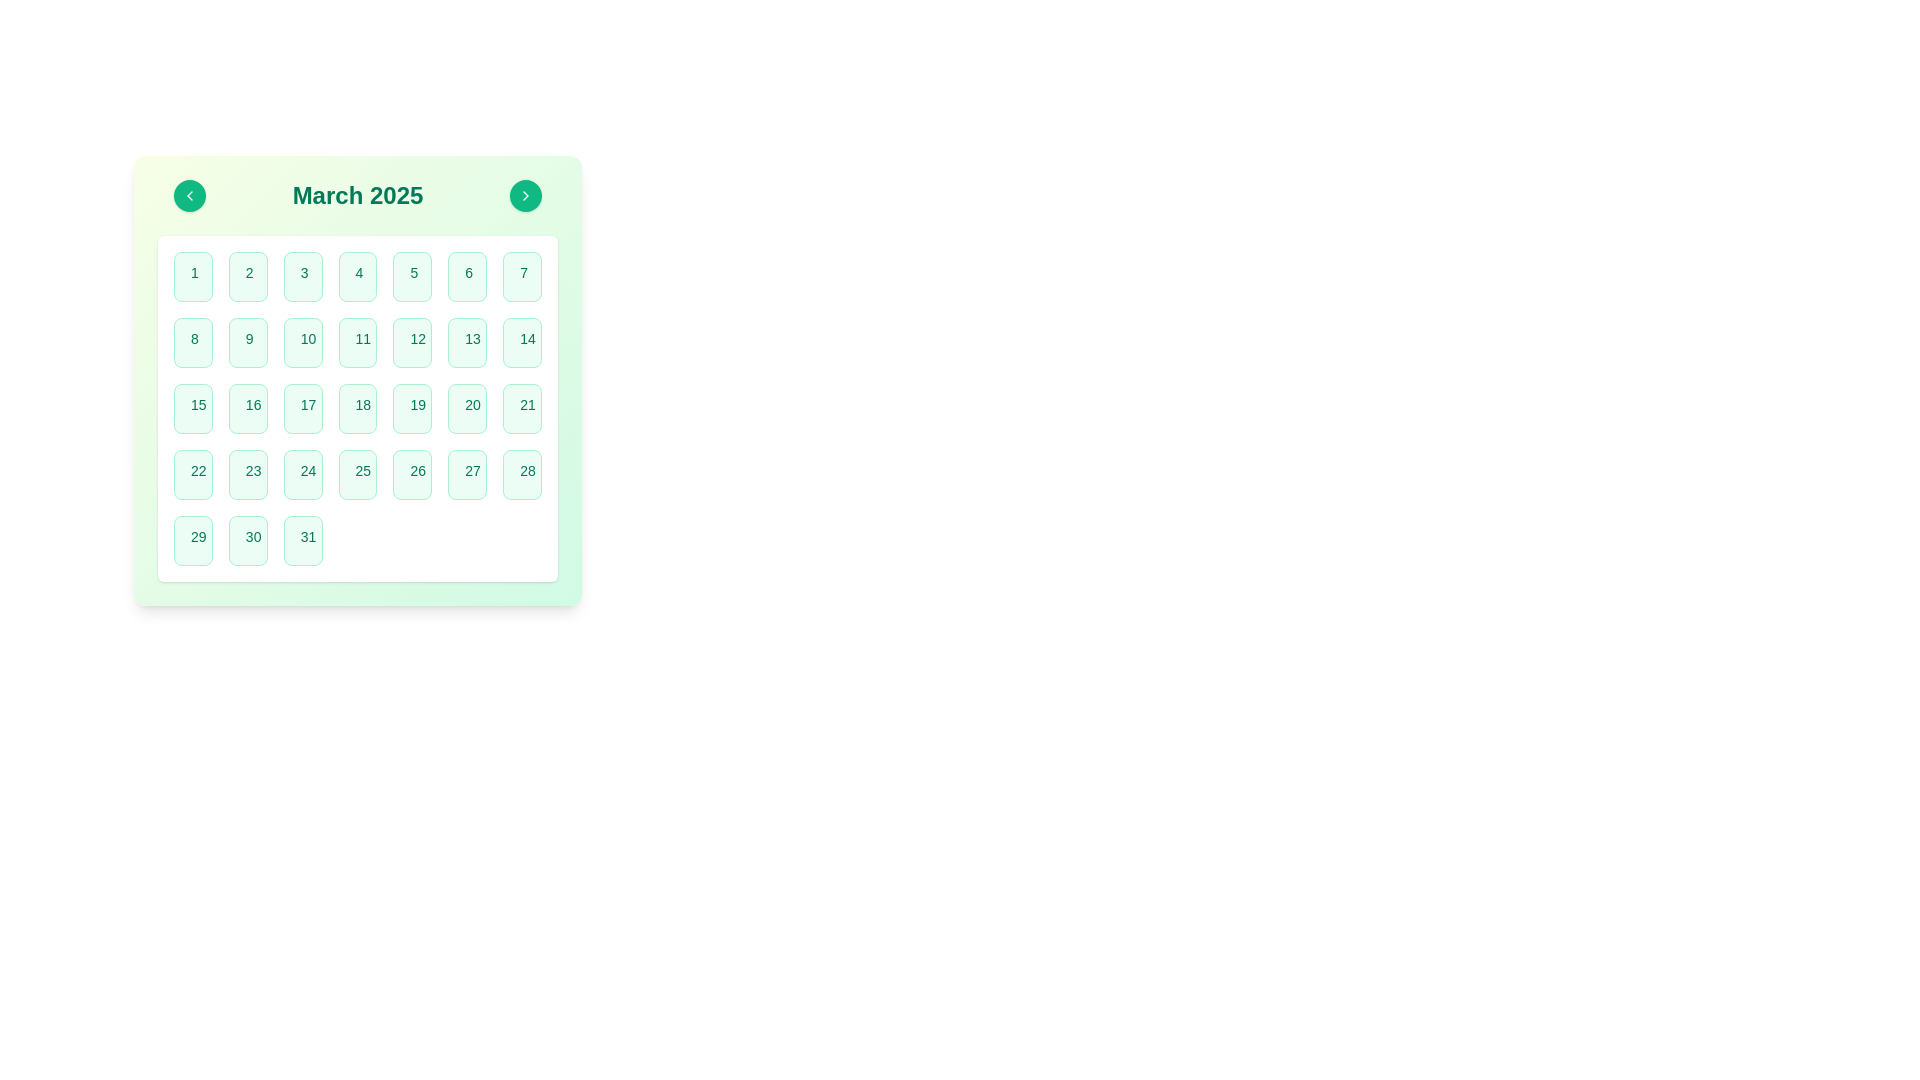  I want to click on the button-like calendar date cell displaying the number '11', so click(358, 342).